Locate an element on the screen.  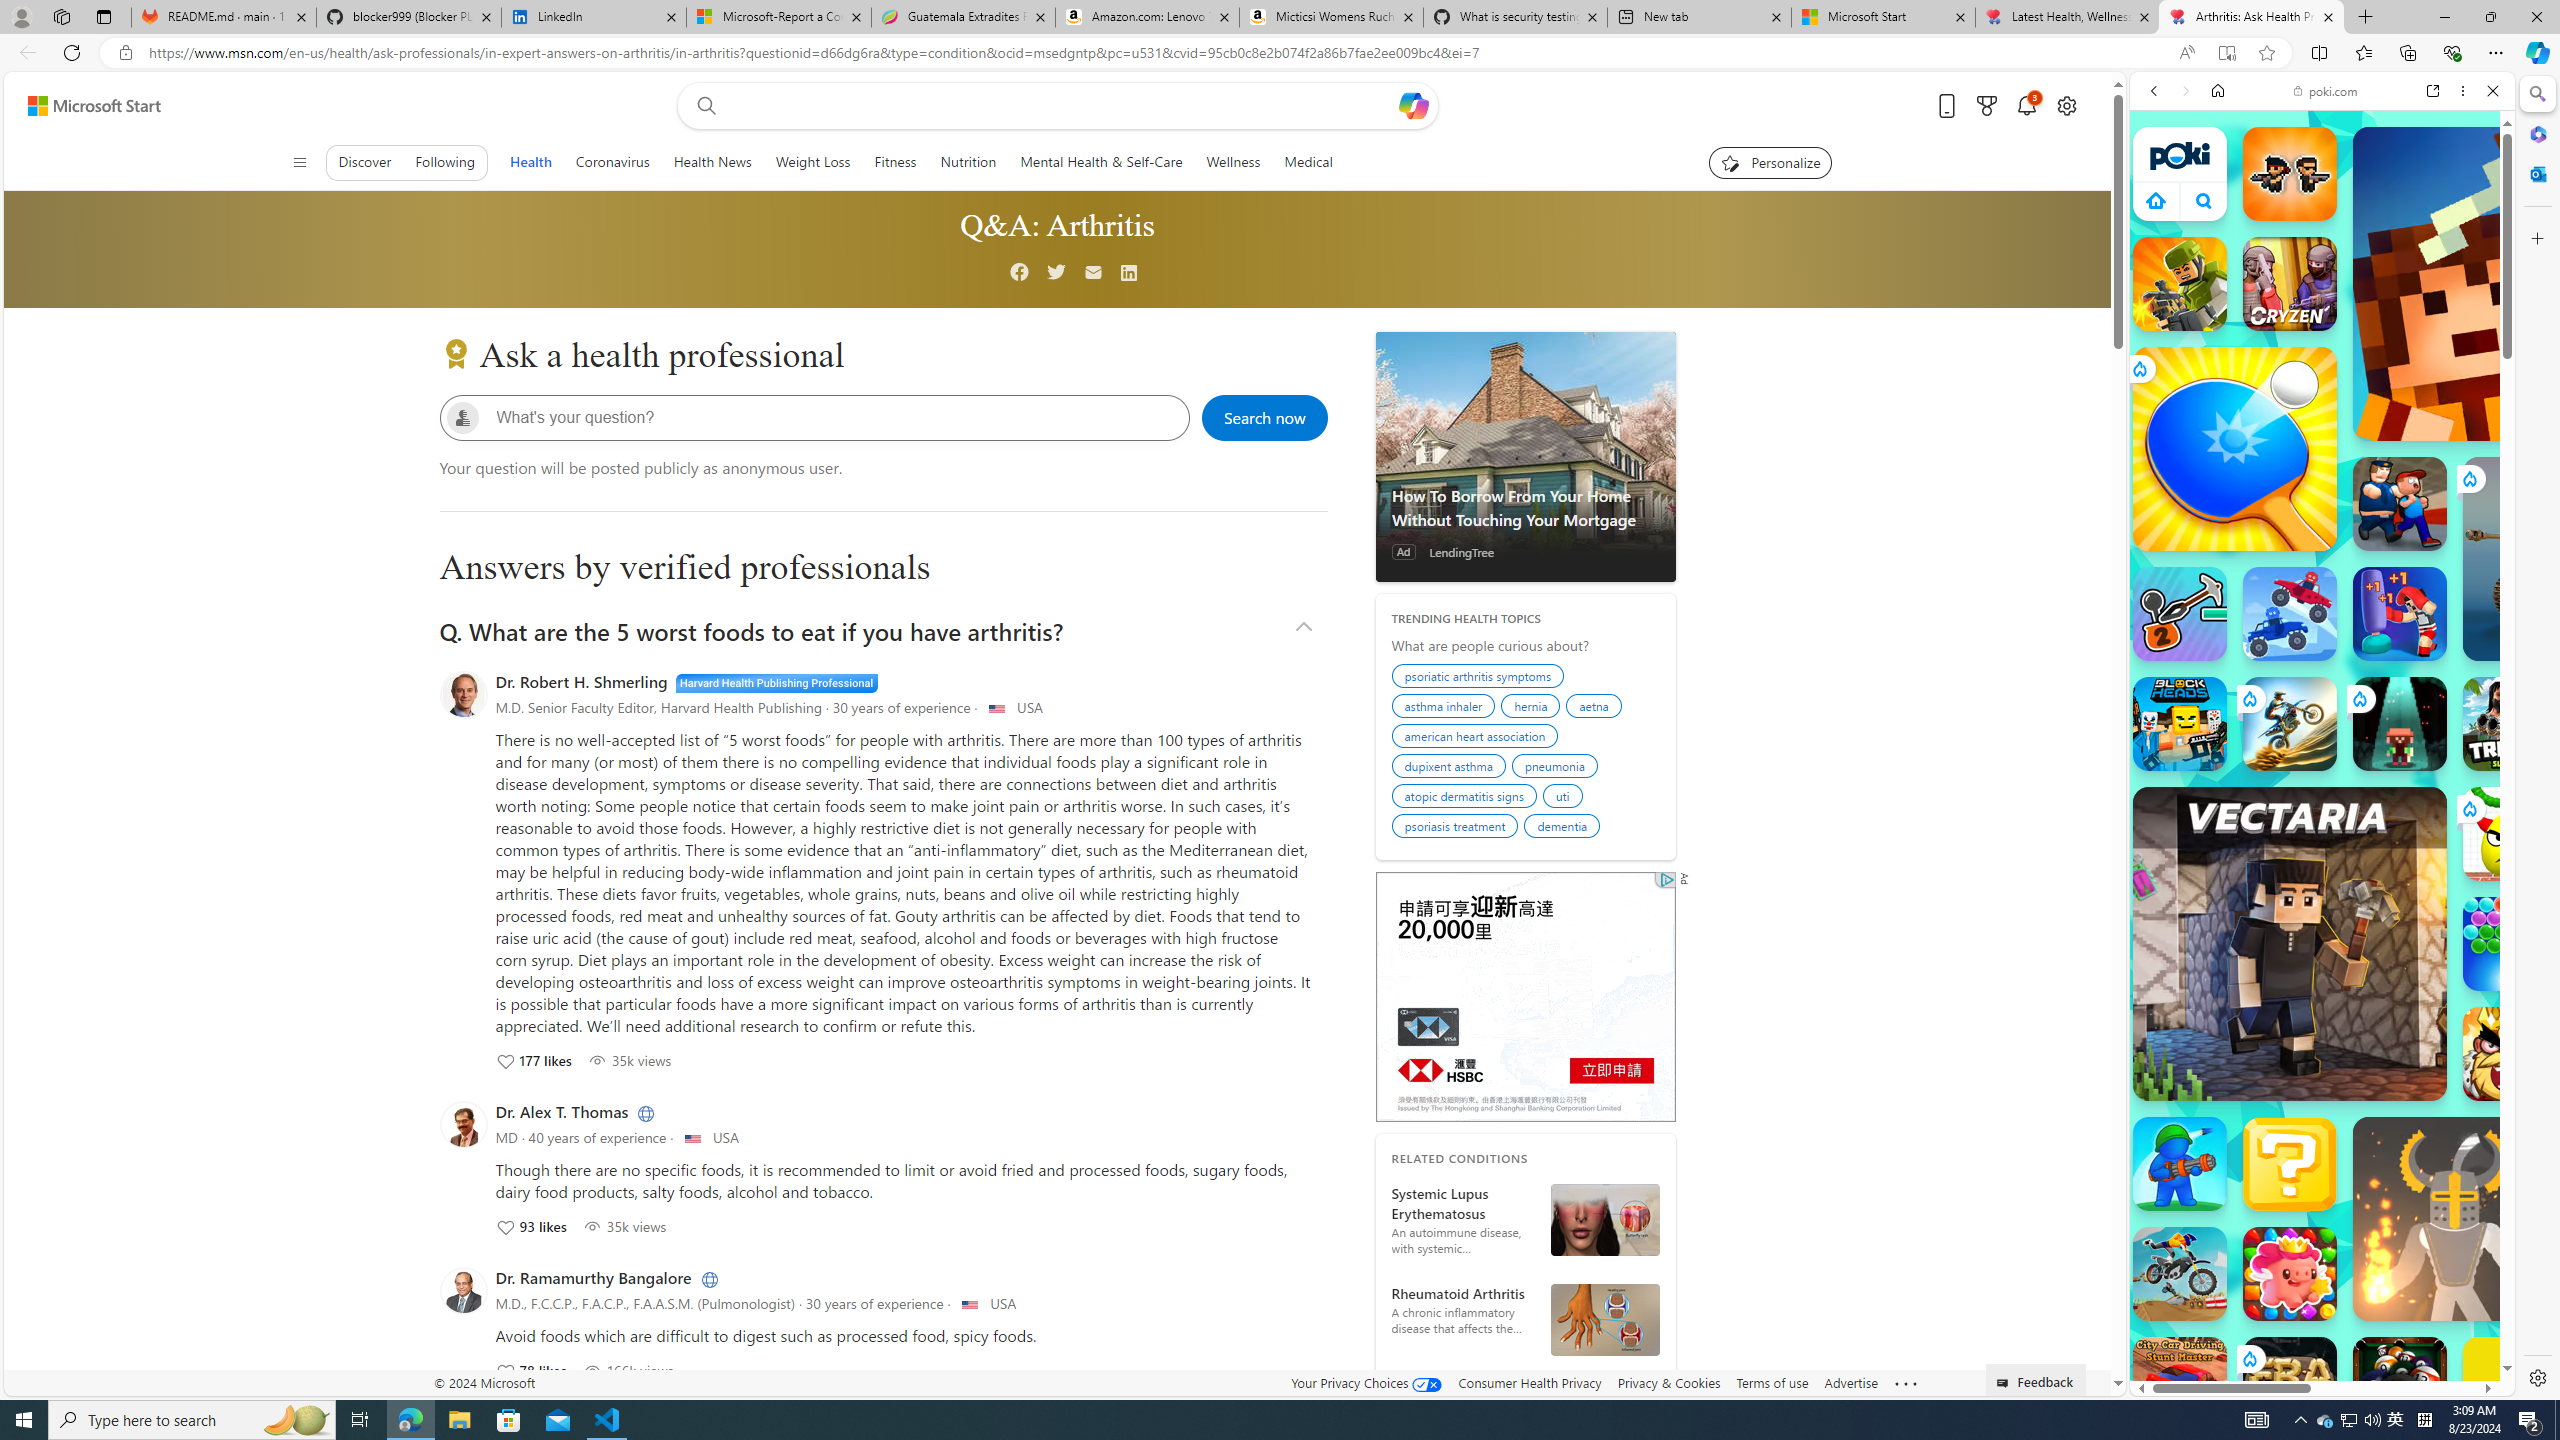
'Bubble Shooter' is located at coordinates (2510, 942).